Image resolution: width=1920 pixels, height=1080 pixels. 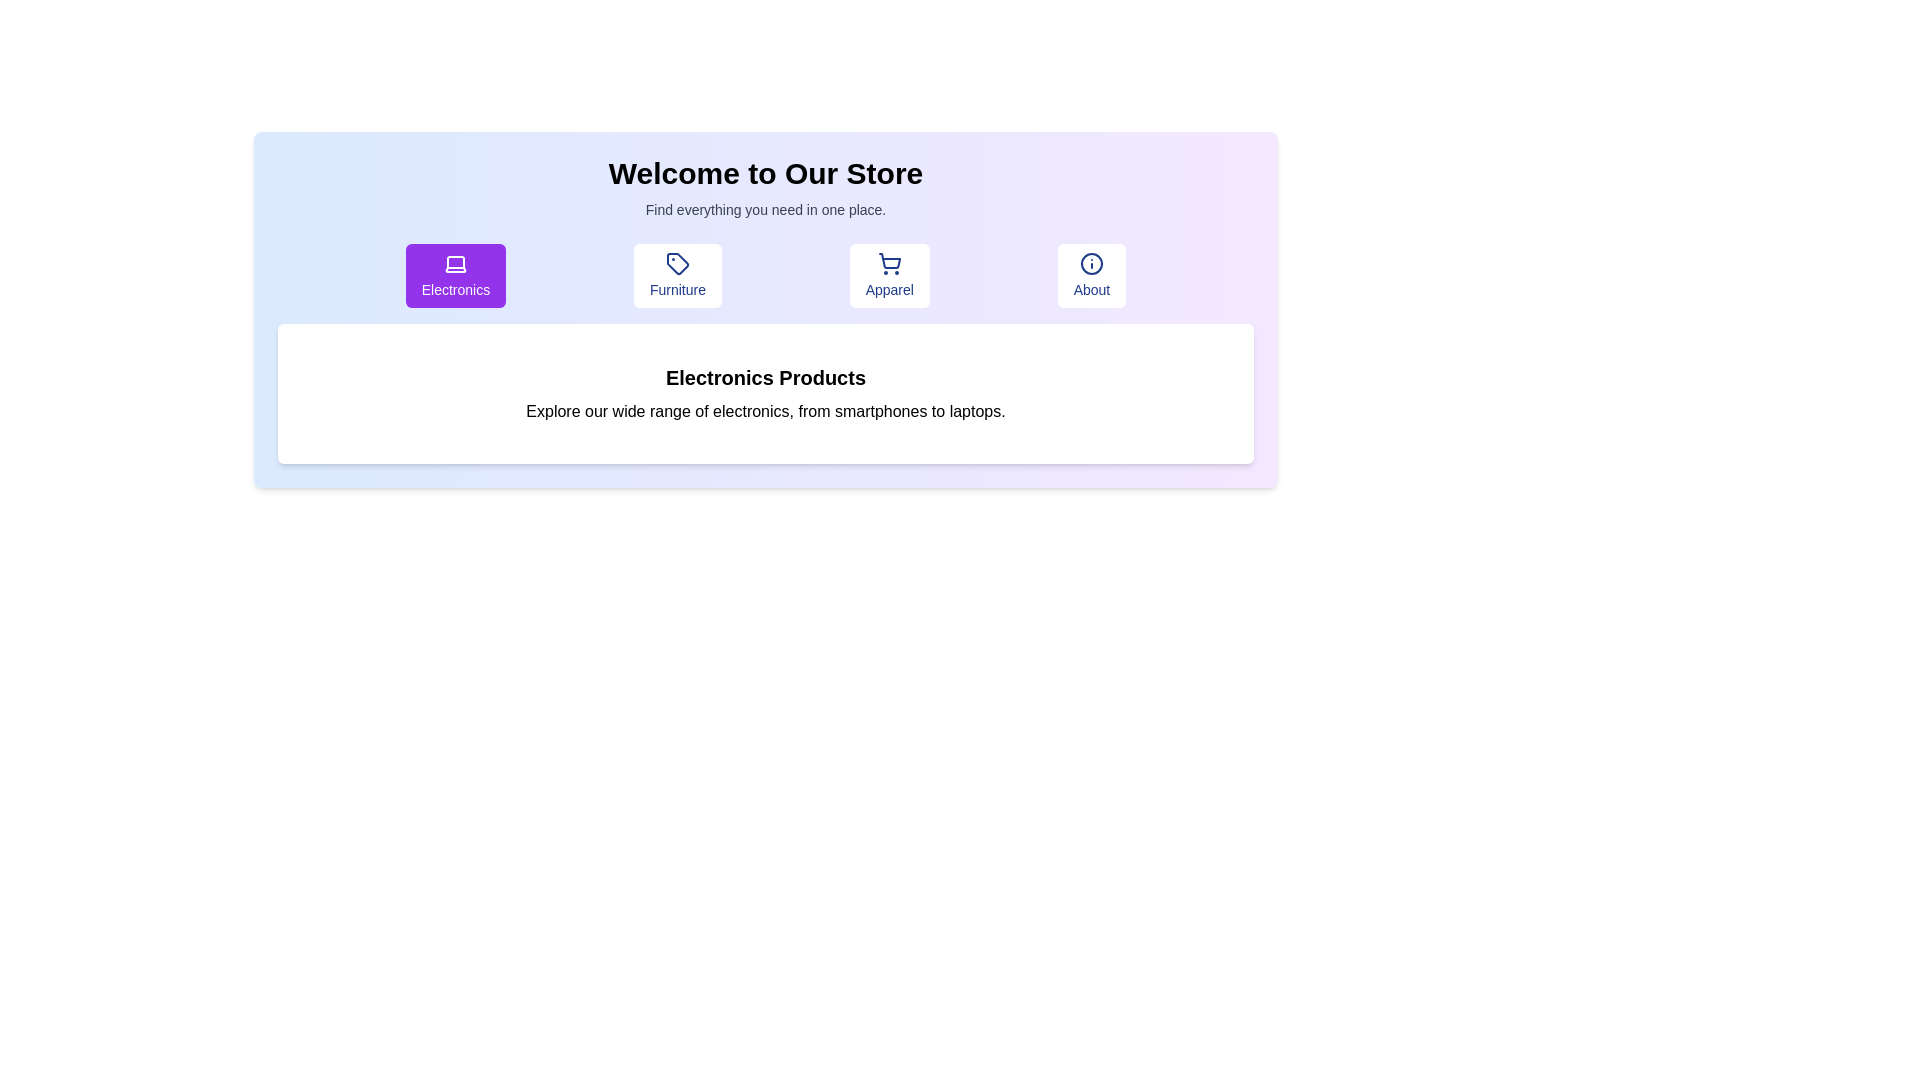 I want to click on the purple background square labeled 'Electronics', so click(x=455, y=263).